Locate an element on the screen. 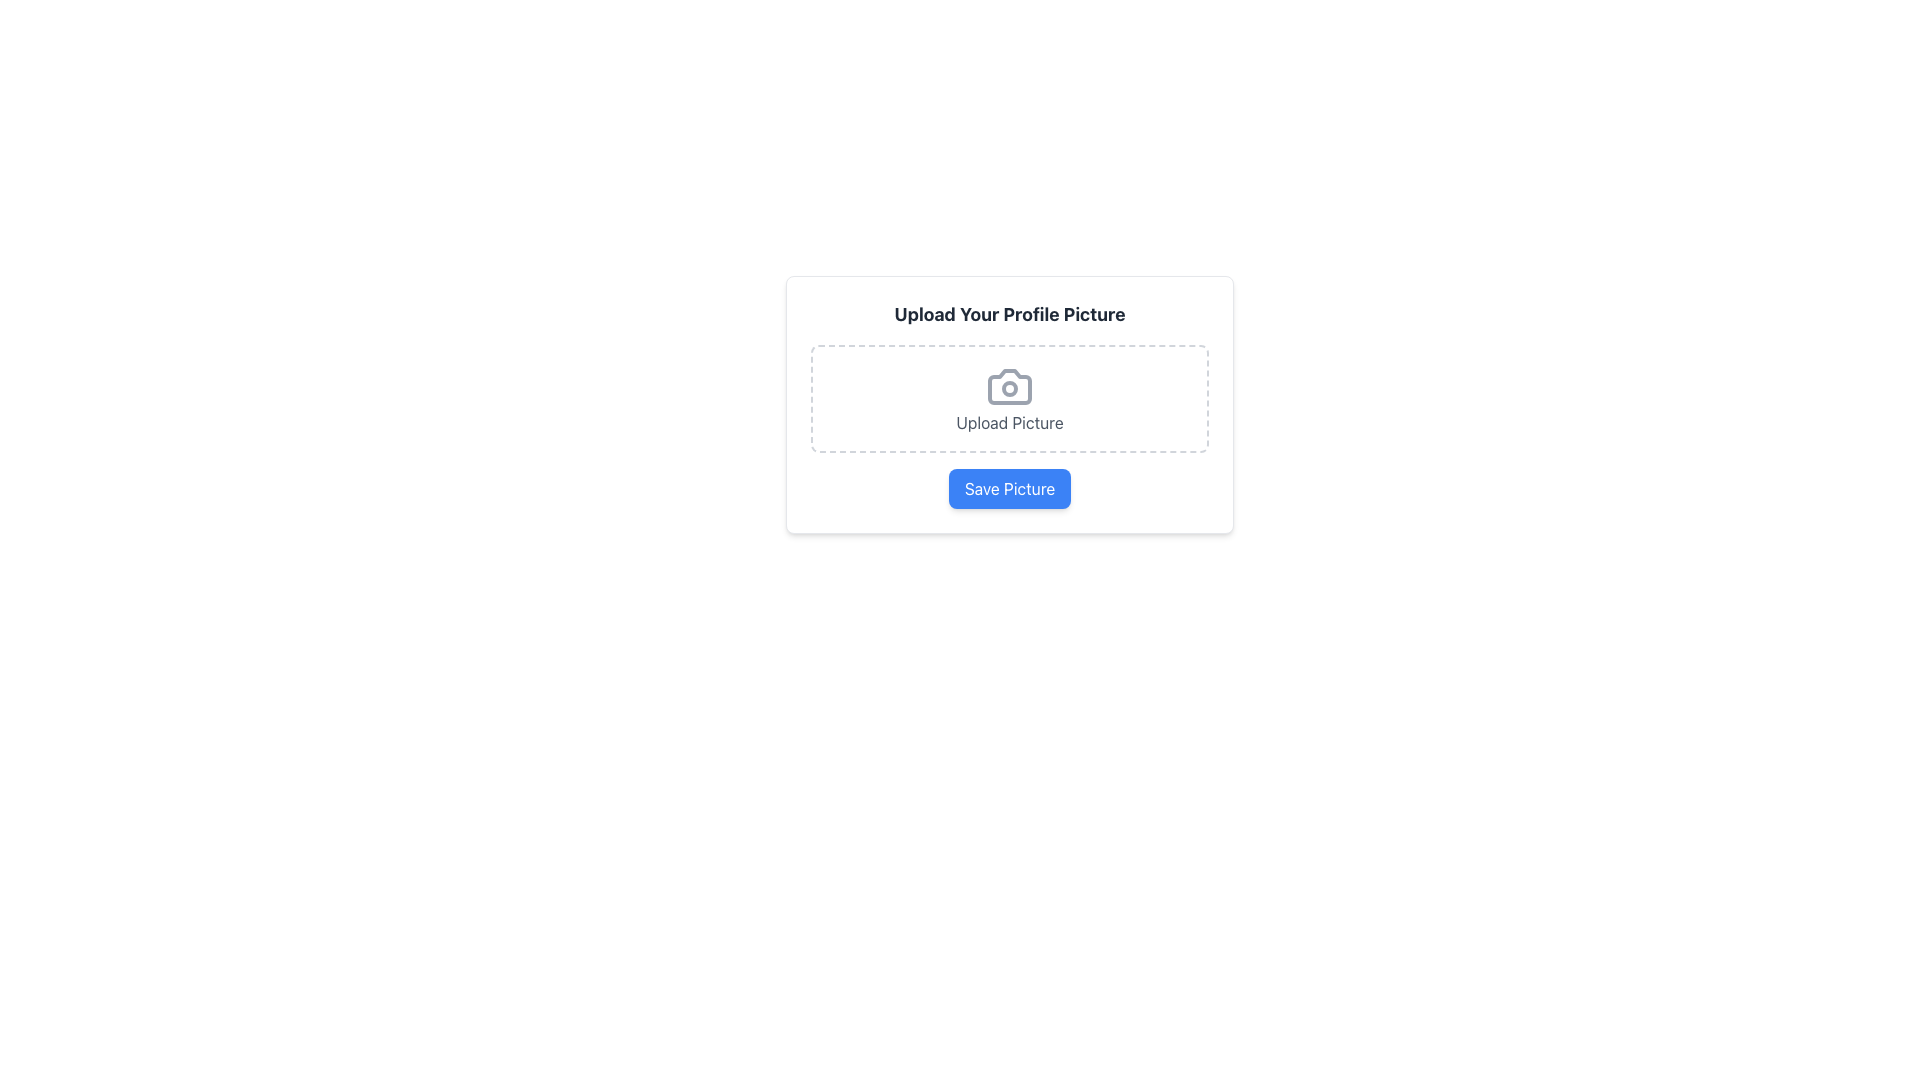 The height and width of the screenshot is (1080, 1920). the decorative camera icon within the SVG that enhances the 'Upload Picture' interface is located at coordinates (1009, 386).